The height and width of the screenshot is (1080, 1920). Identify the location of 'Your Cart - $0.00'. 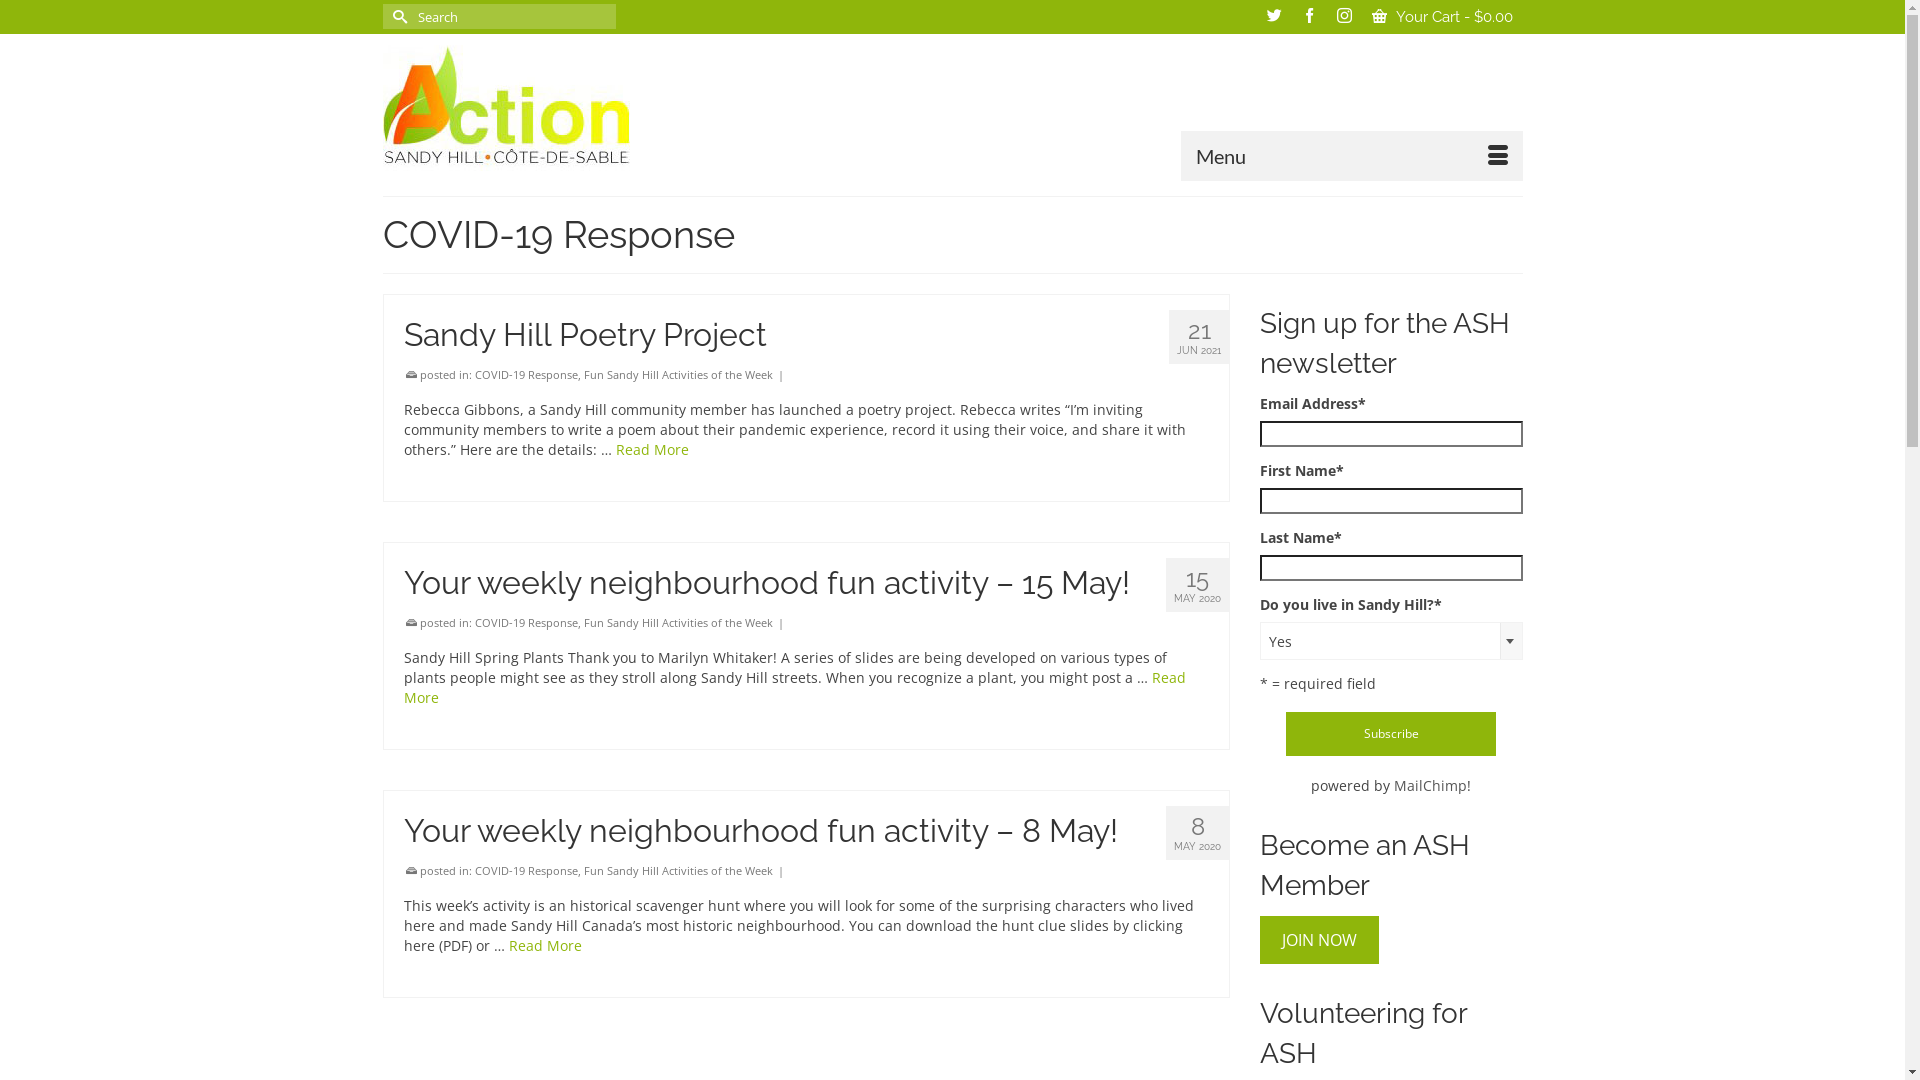
(1442, 16).